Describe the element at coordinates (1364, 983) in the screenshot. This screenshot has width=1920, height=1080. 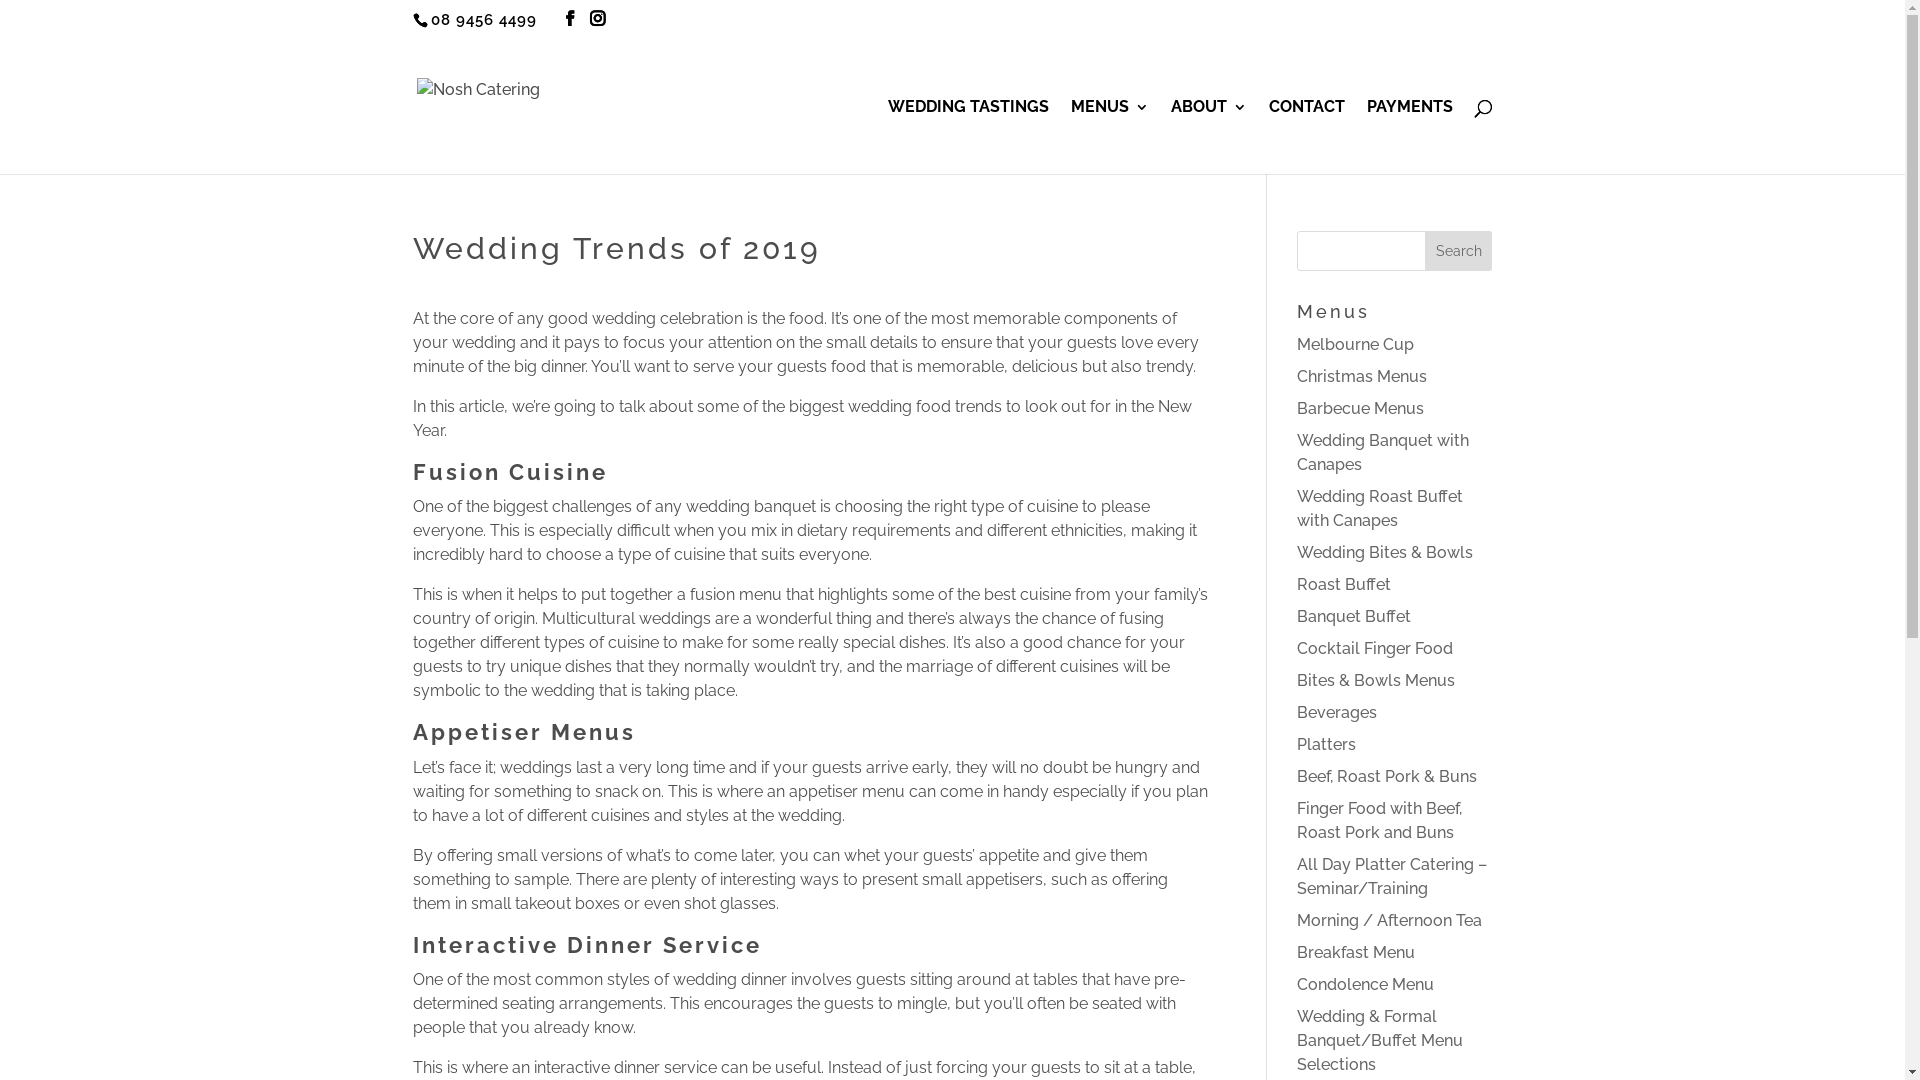
I see `'Condolence Menu'` at that location.